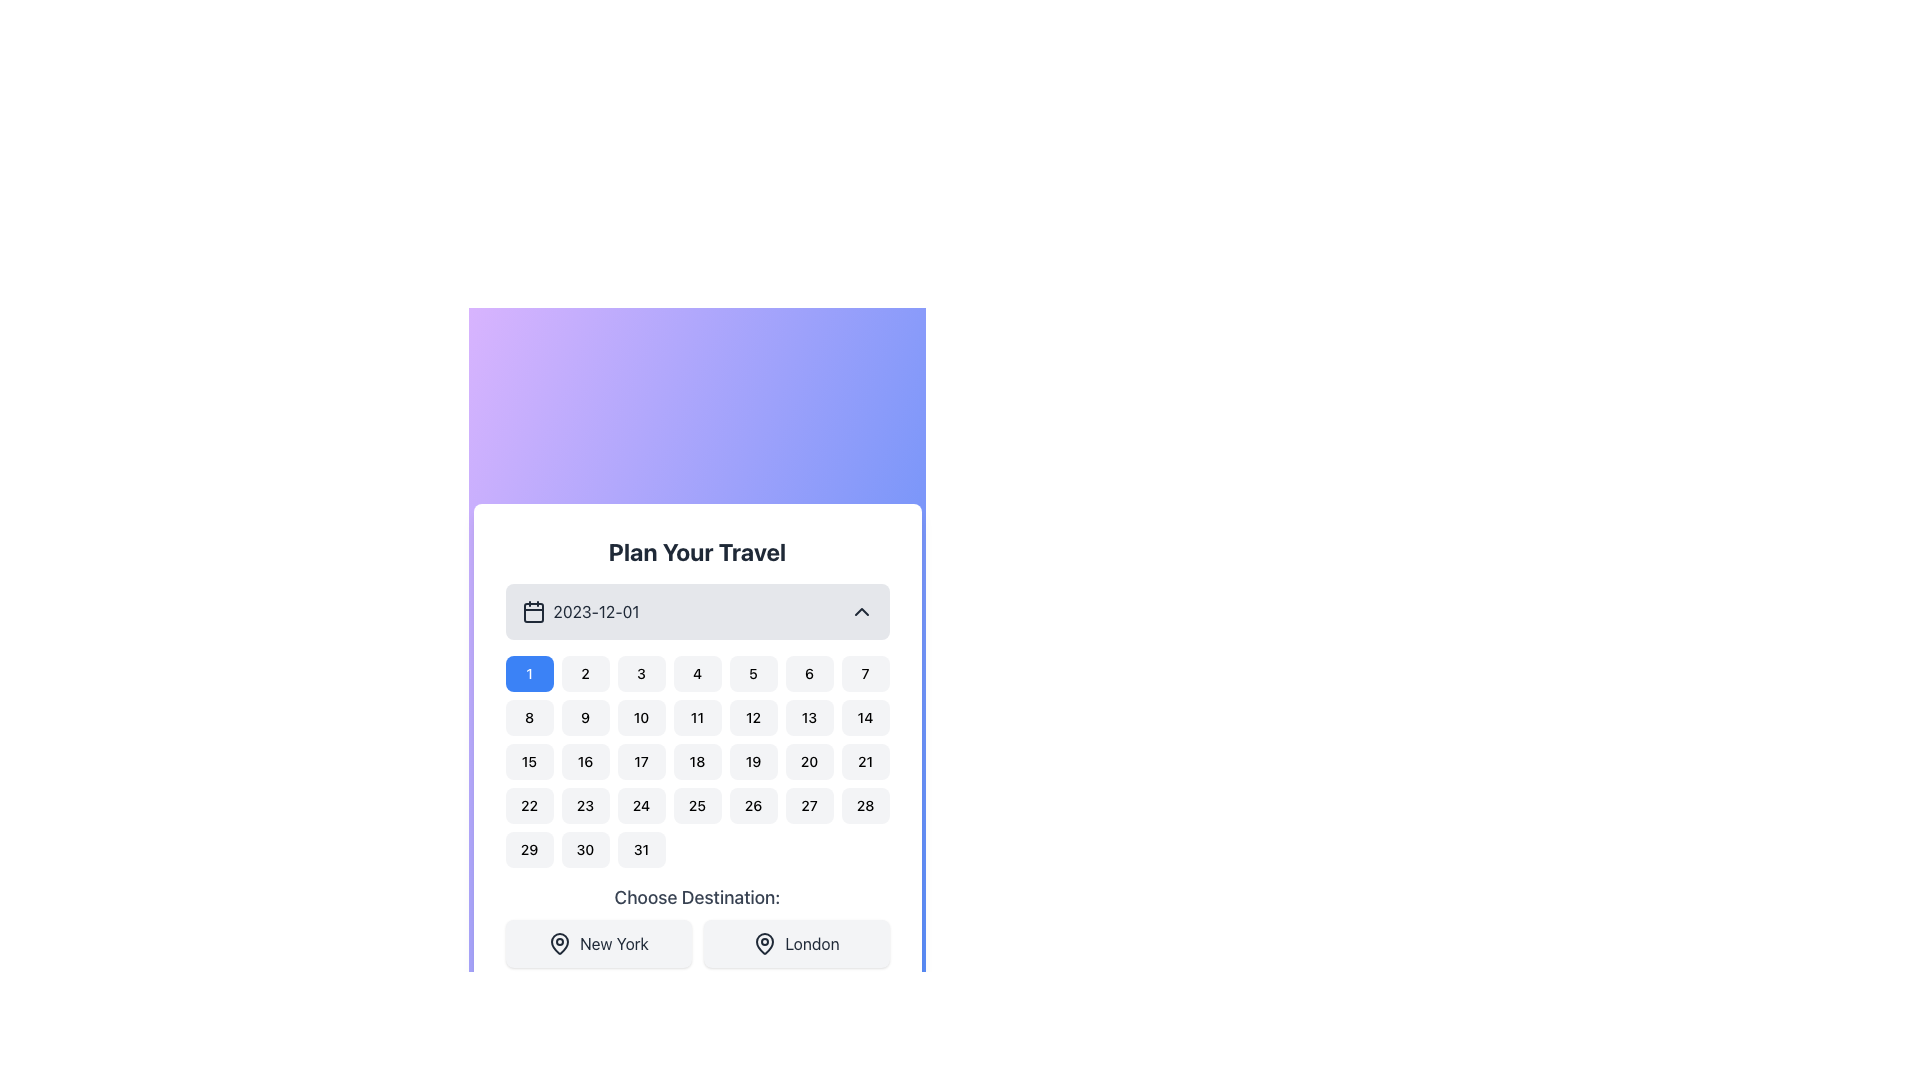  Describe the element at coordinates (529, 849) in the screenshot. I see `the square-shaped button with light gray background and '29' text to change its background color to light blue` at that location.